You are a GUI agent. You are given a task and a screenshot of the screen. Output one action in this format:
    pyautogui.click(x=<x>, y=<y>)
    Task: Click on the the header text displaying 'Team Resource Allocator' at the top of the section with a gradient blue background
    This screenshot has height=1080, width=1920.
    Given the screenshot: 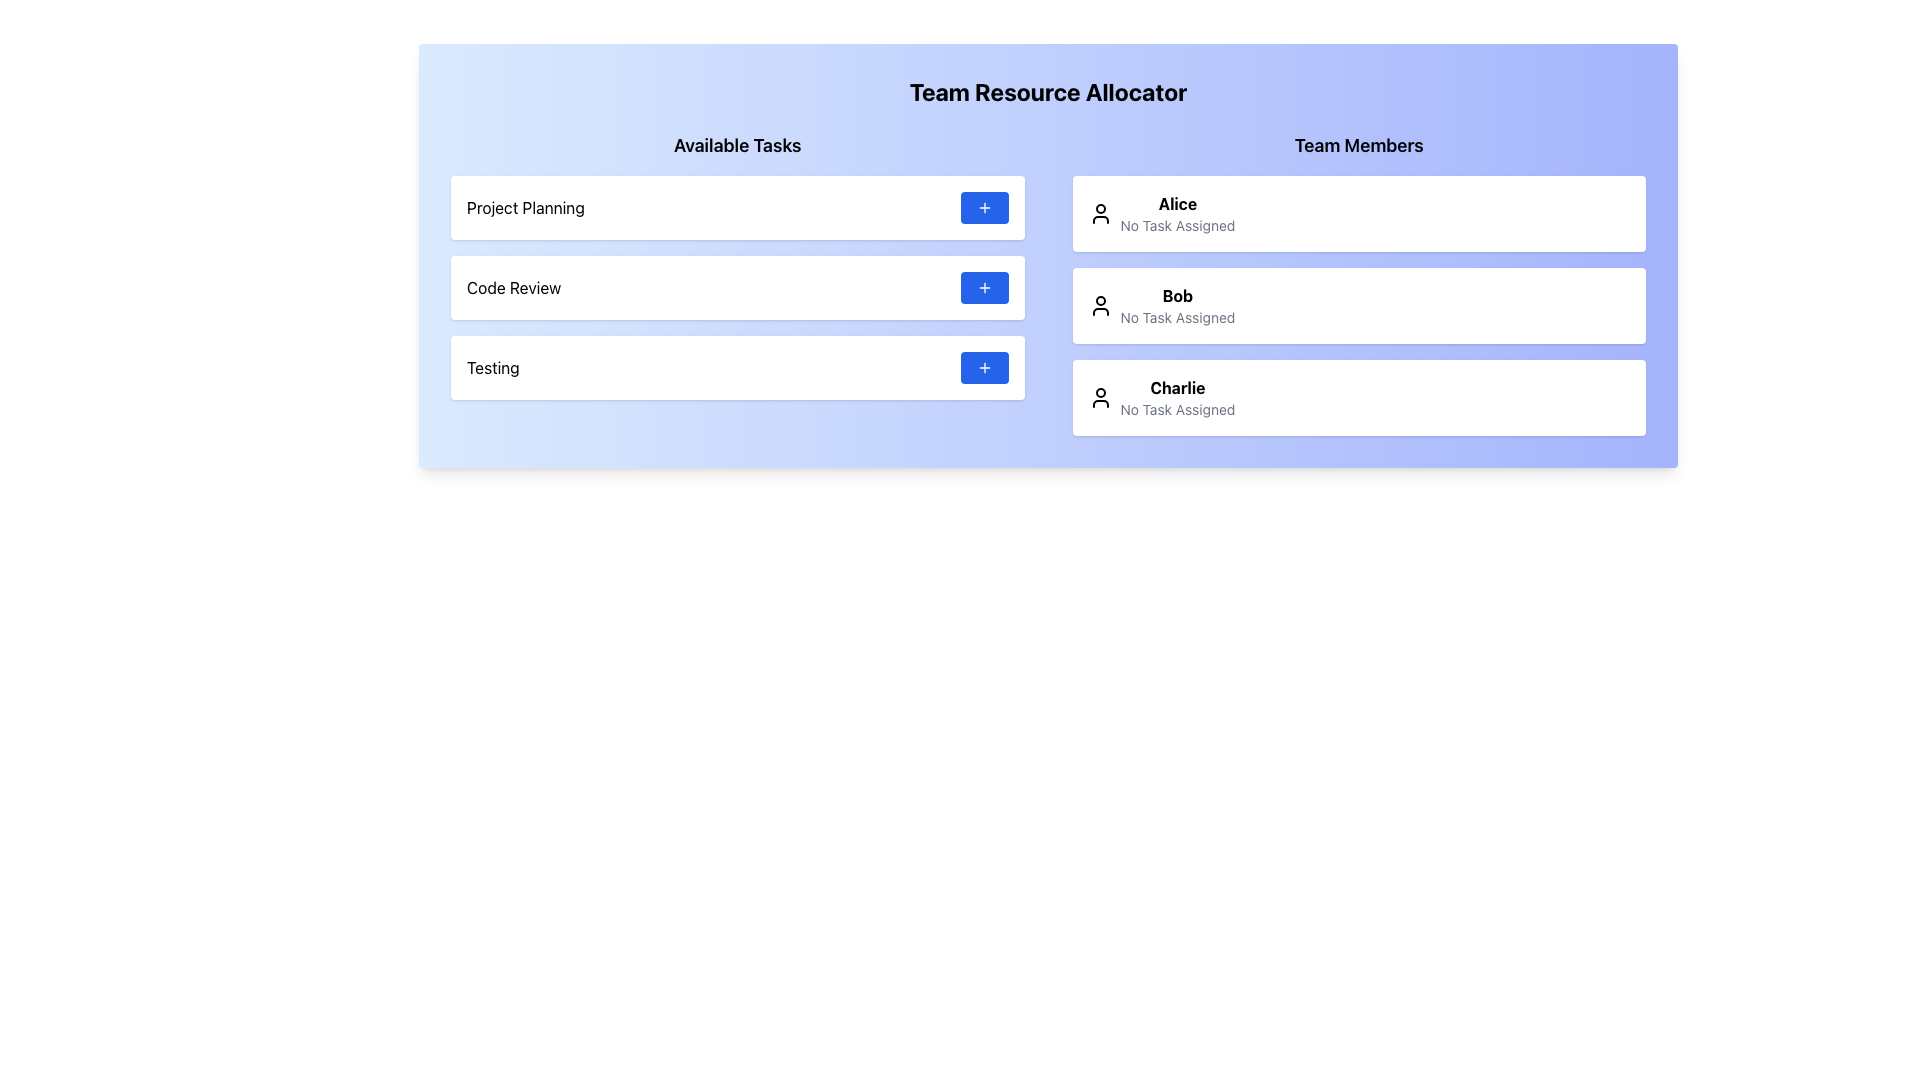 What is the action you would take?
    pyautogui.click(x=1047, y=92)
    